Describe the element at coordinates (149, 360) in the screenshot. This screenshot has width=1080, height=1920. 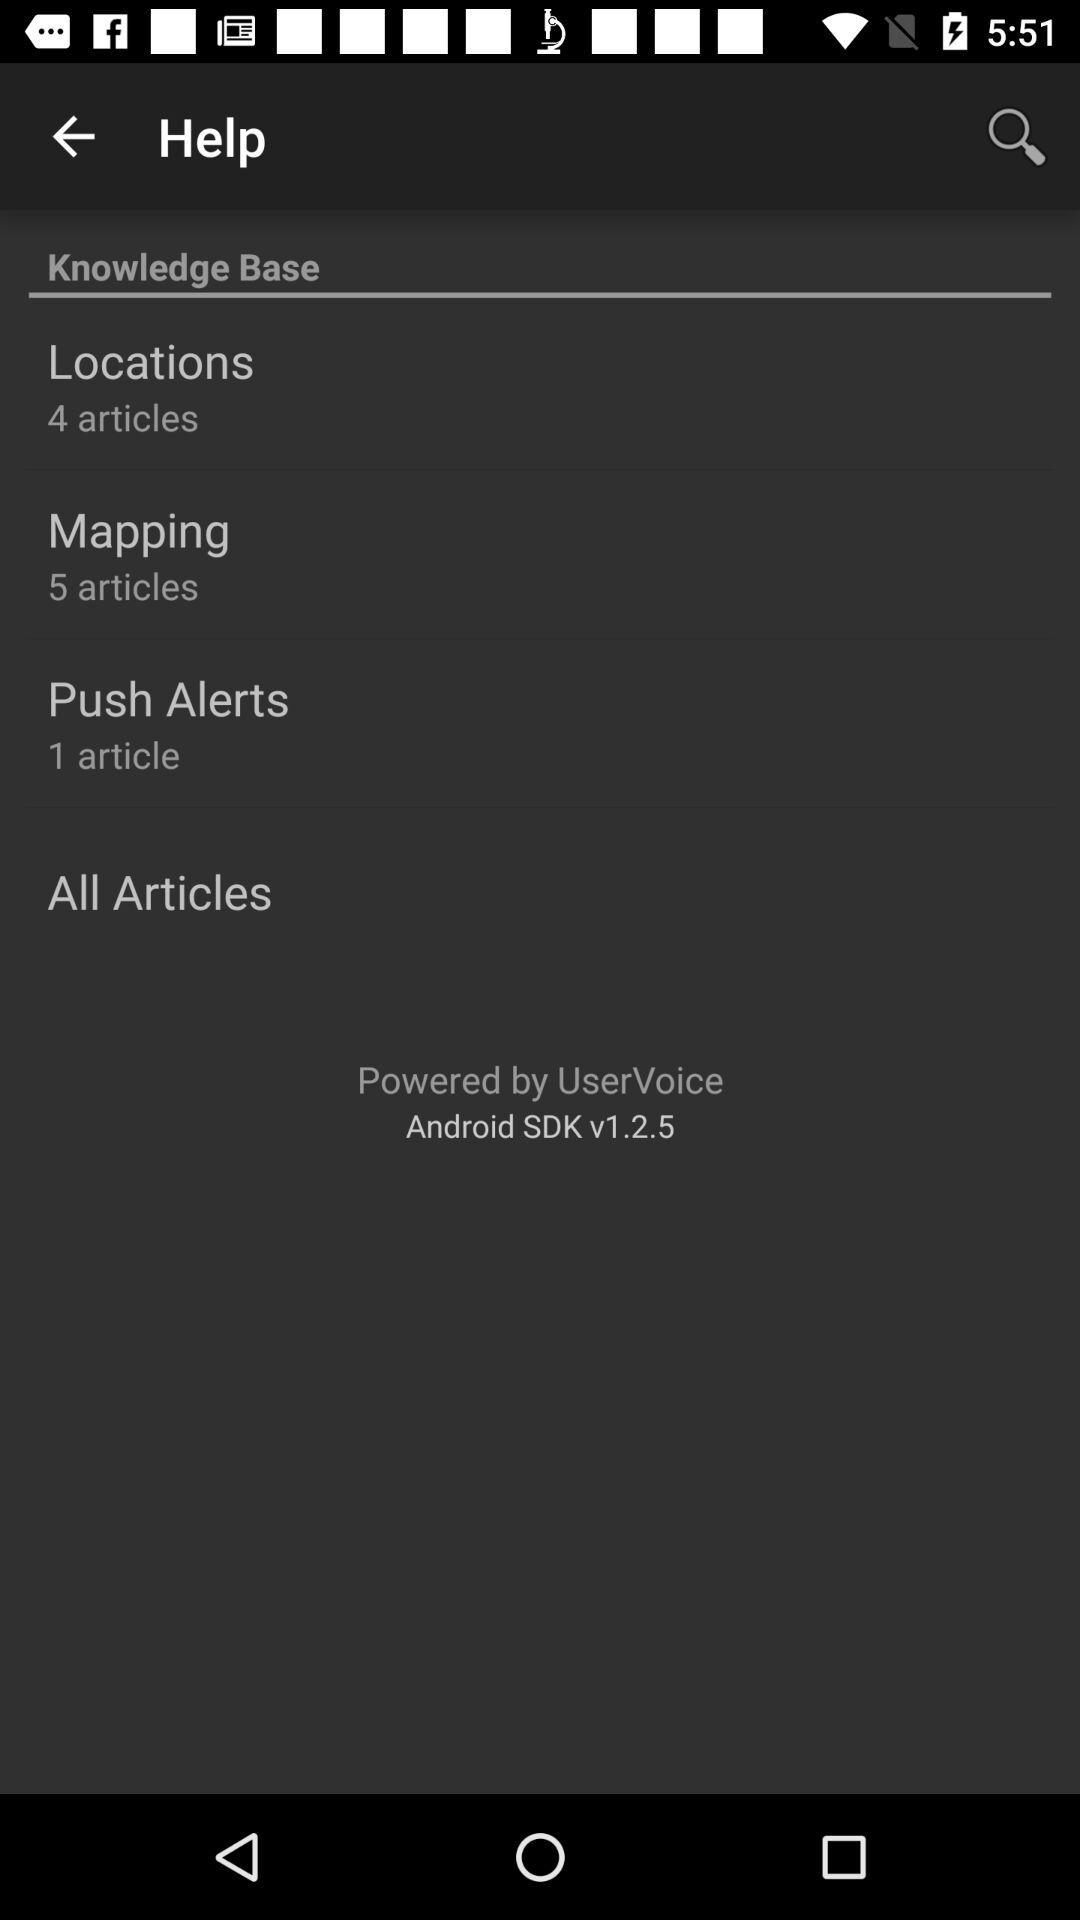
I see `icon above the 4 articles` at that location.